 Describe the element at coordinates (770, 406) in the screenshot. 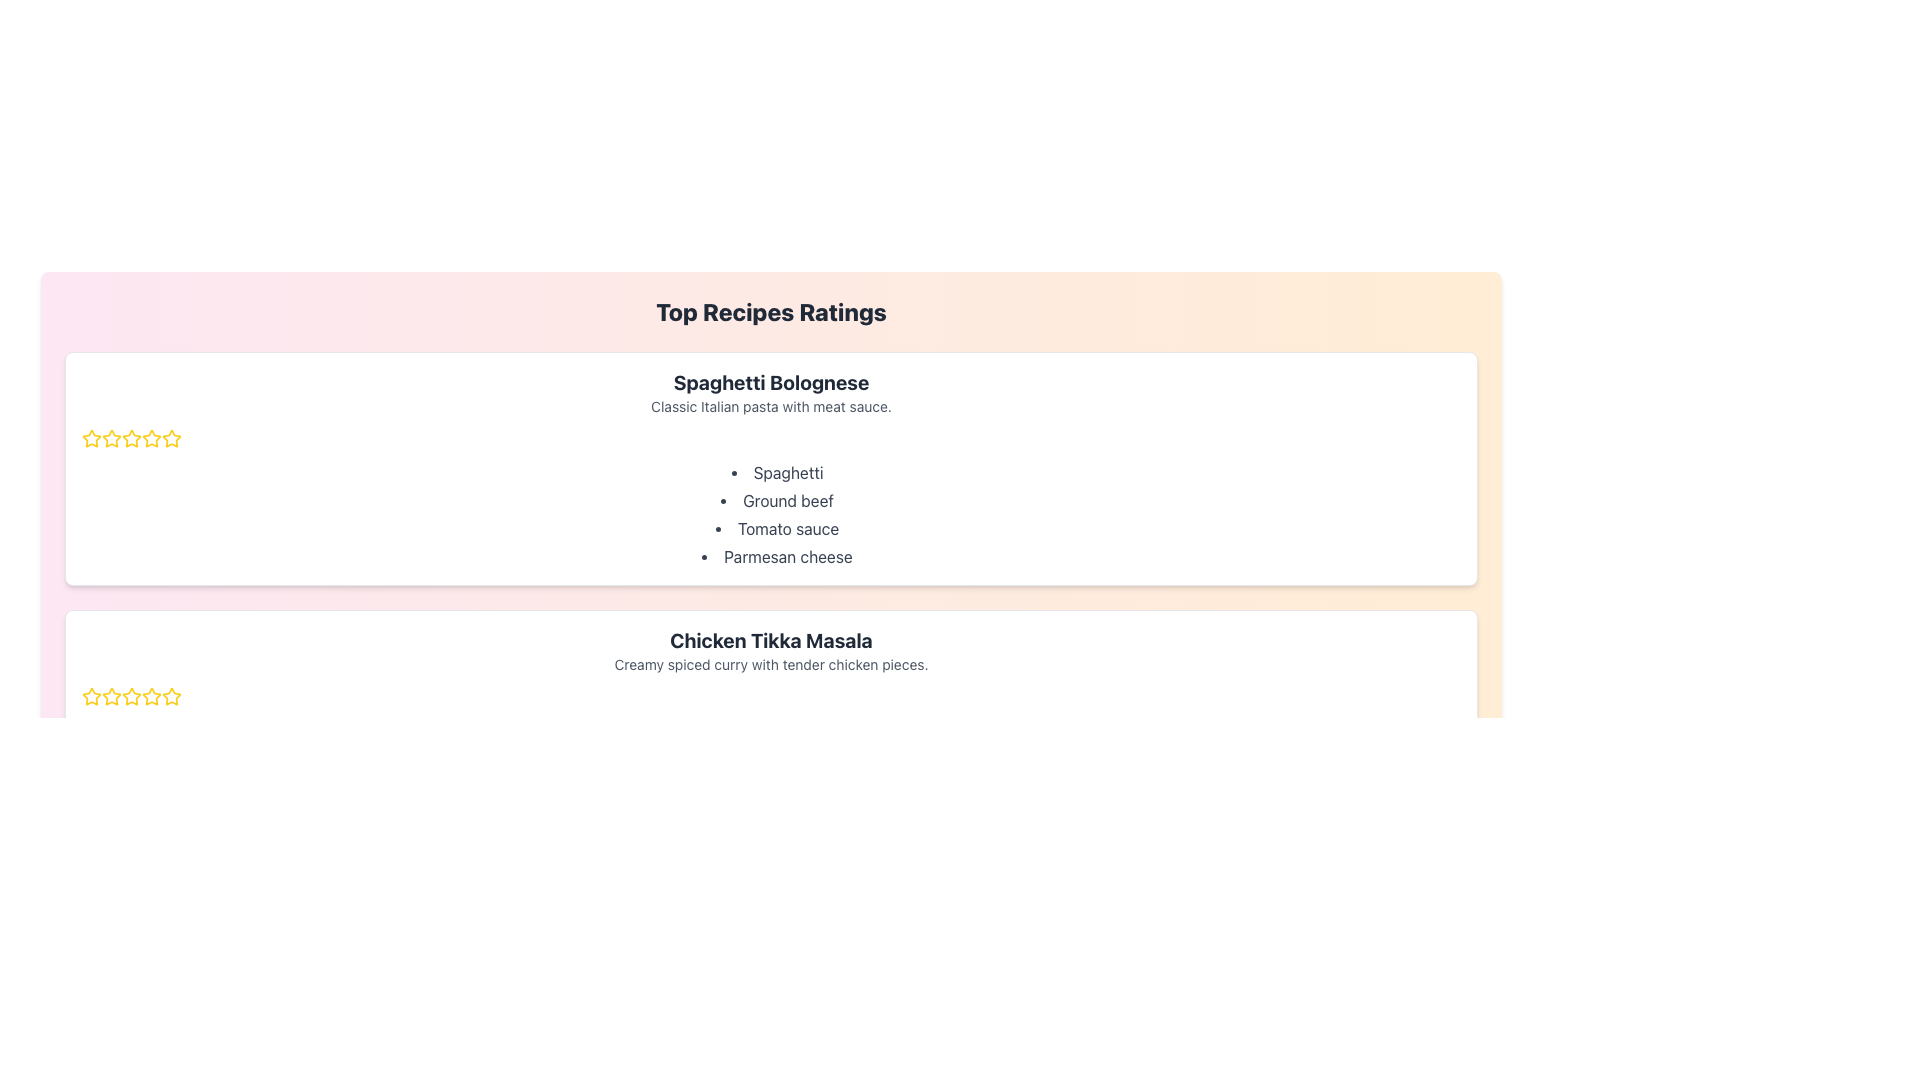

I see `the static text element located below the heading 'Spaghetti Bolognese' in the card component` at that location.